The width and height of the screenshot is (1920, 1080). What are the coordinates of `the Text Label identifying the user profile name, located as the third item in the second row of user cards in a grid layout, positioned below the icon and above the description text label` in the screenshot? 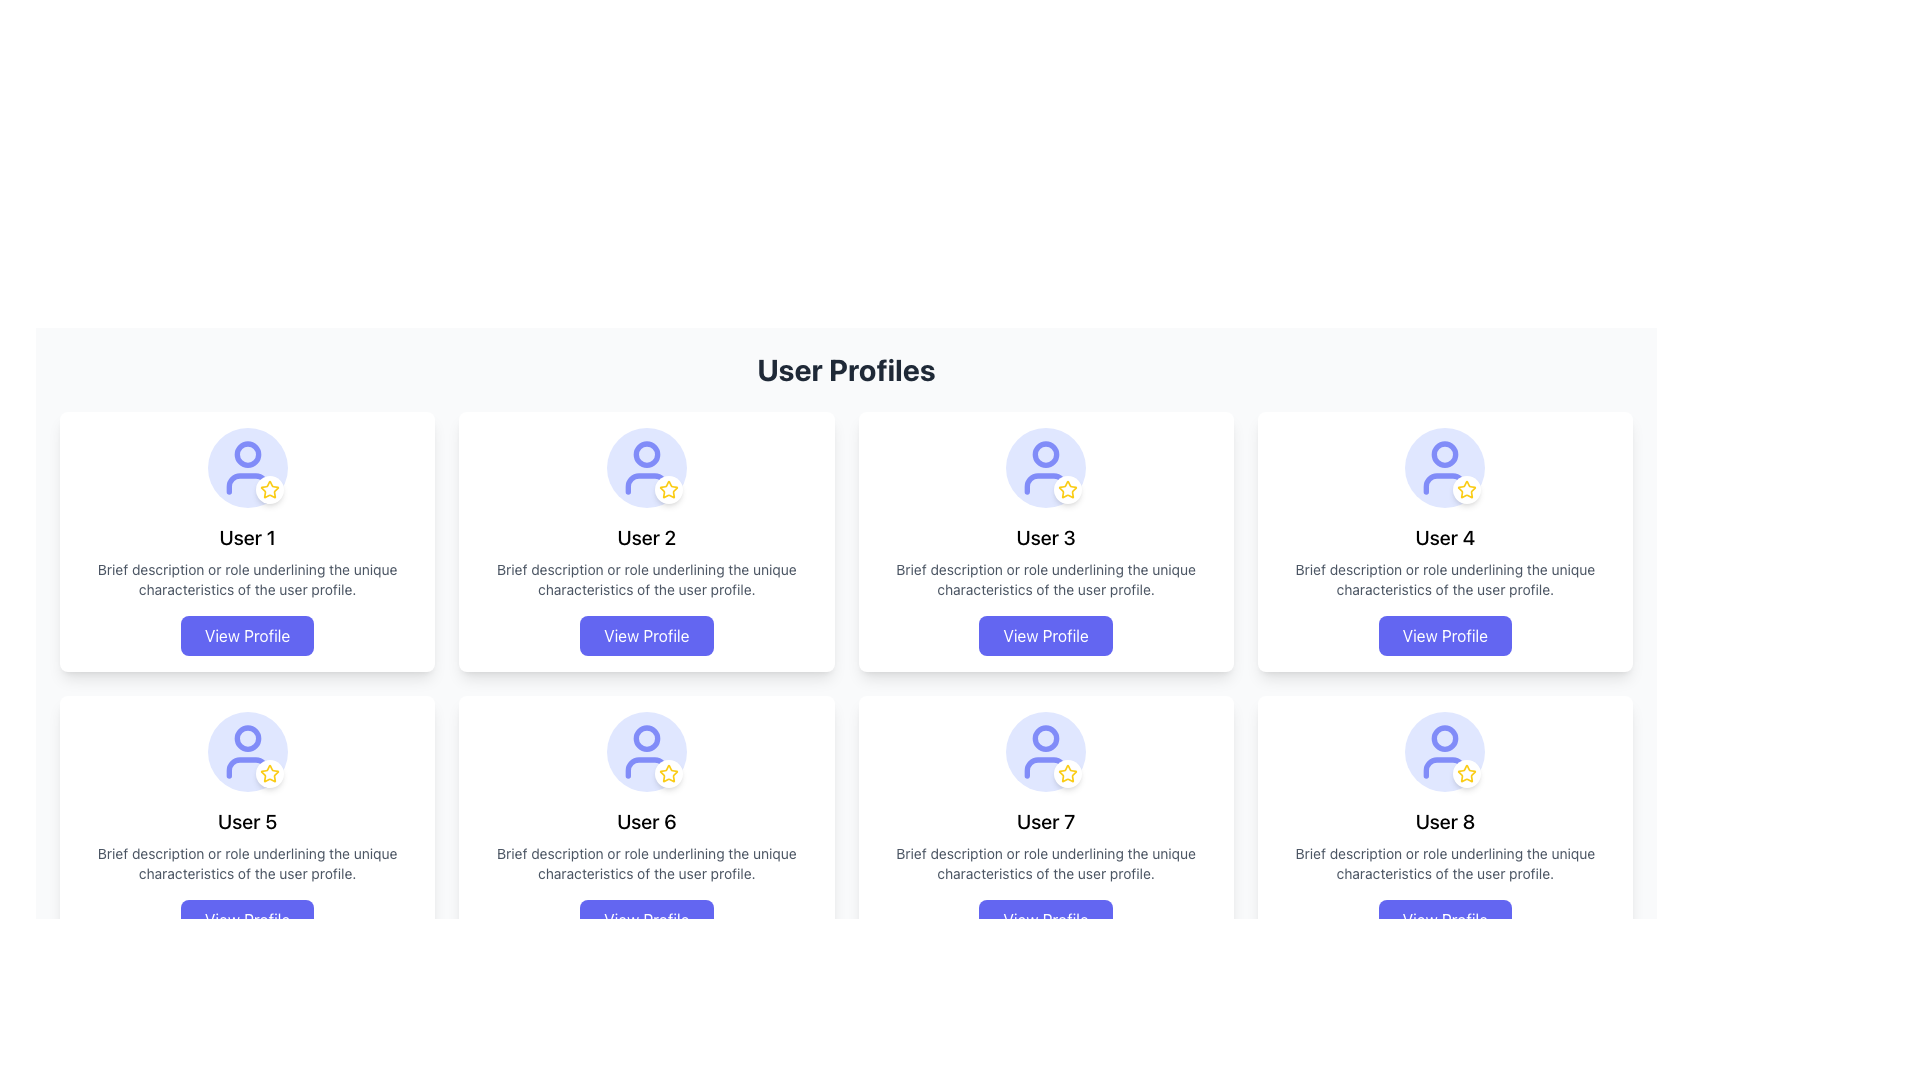 It's located at (1045, 536).